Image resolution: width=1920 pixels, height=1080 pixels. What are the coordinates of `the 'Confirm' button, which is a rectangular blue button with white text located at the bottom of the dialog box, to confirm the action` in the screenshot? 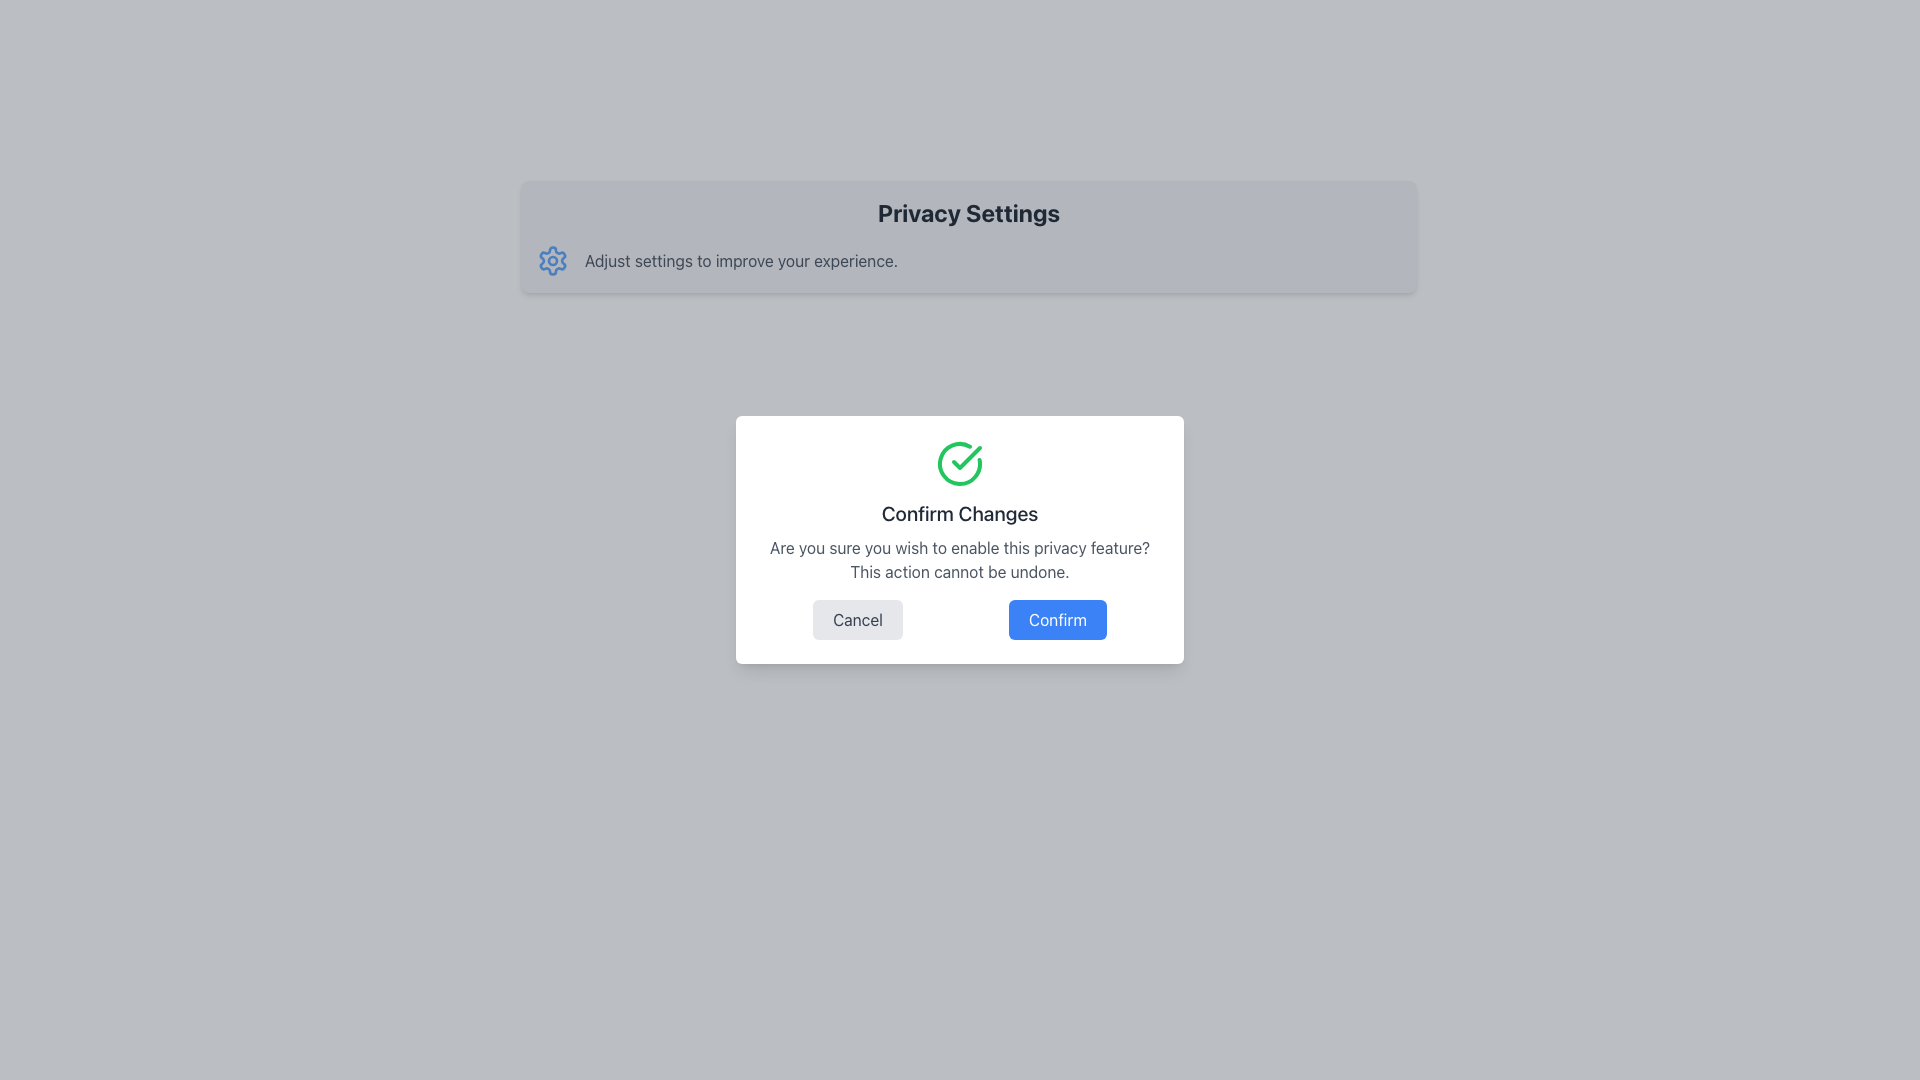 It's located at (1056, 619).